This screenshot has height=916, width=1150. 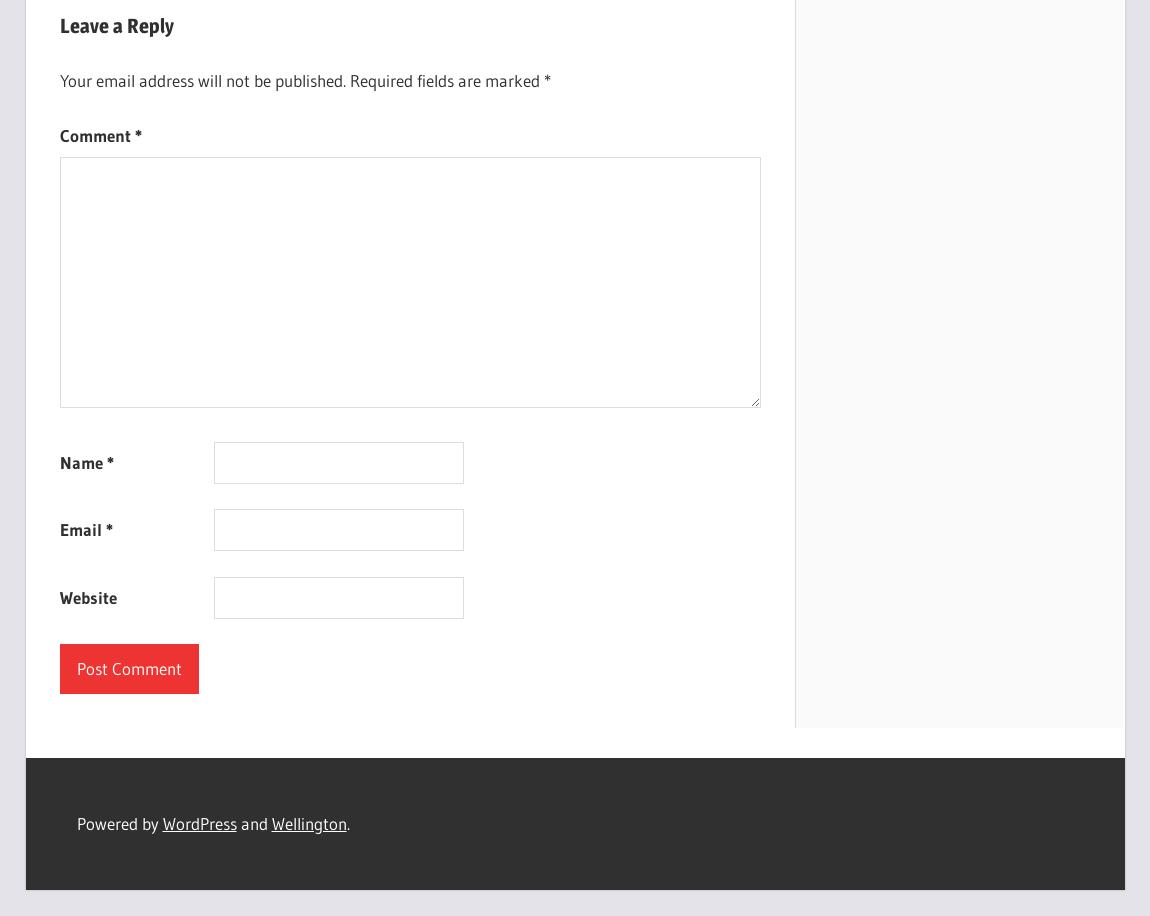 What do you see at coordinates (308, 823) in the screenshot?
I see `'Wellington'` at bounding box center [308, 823].